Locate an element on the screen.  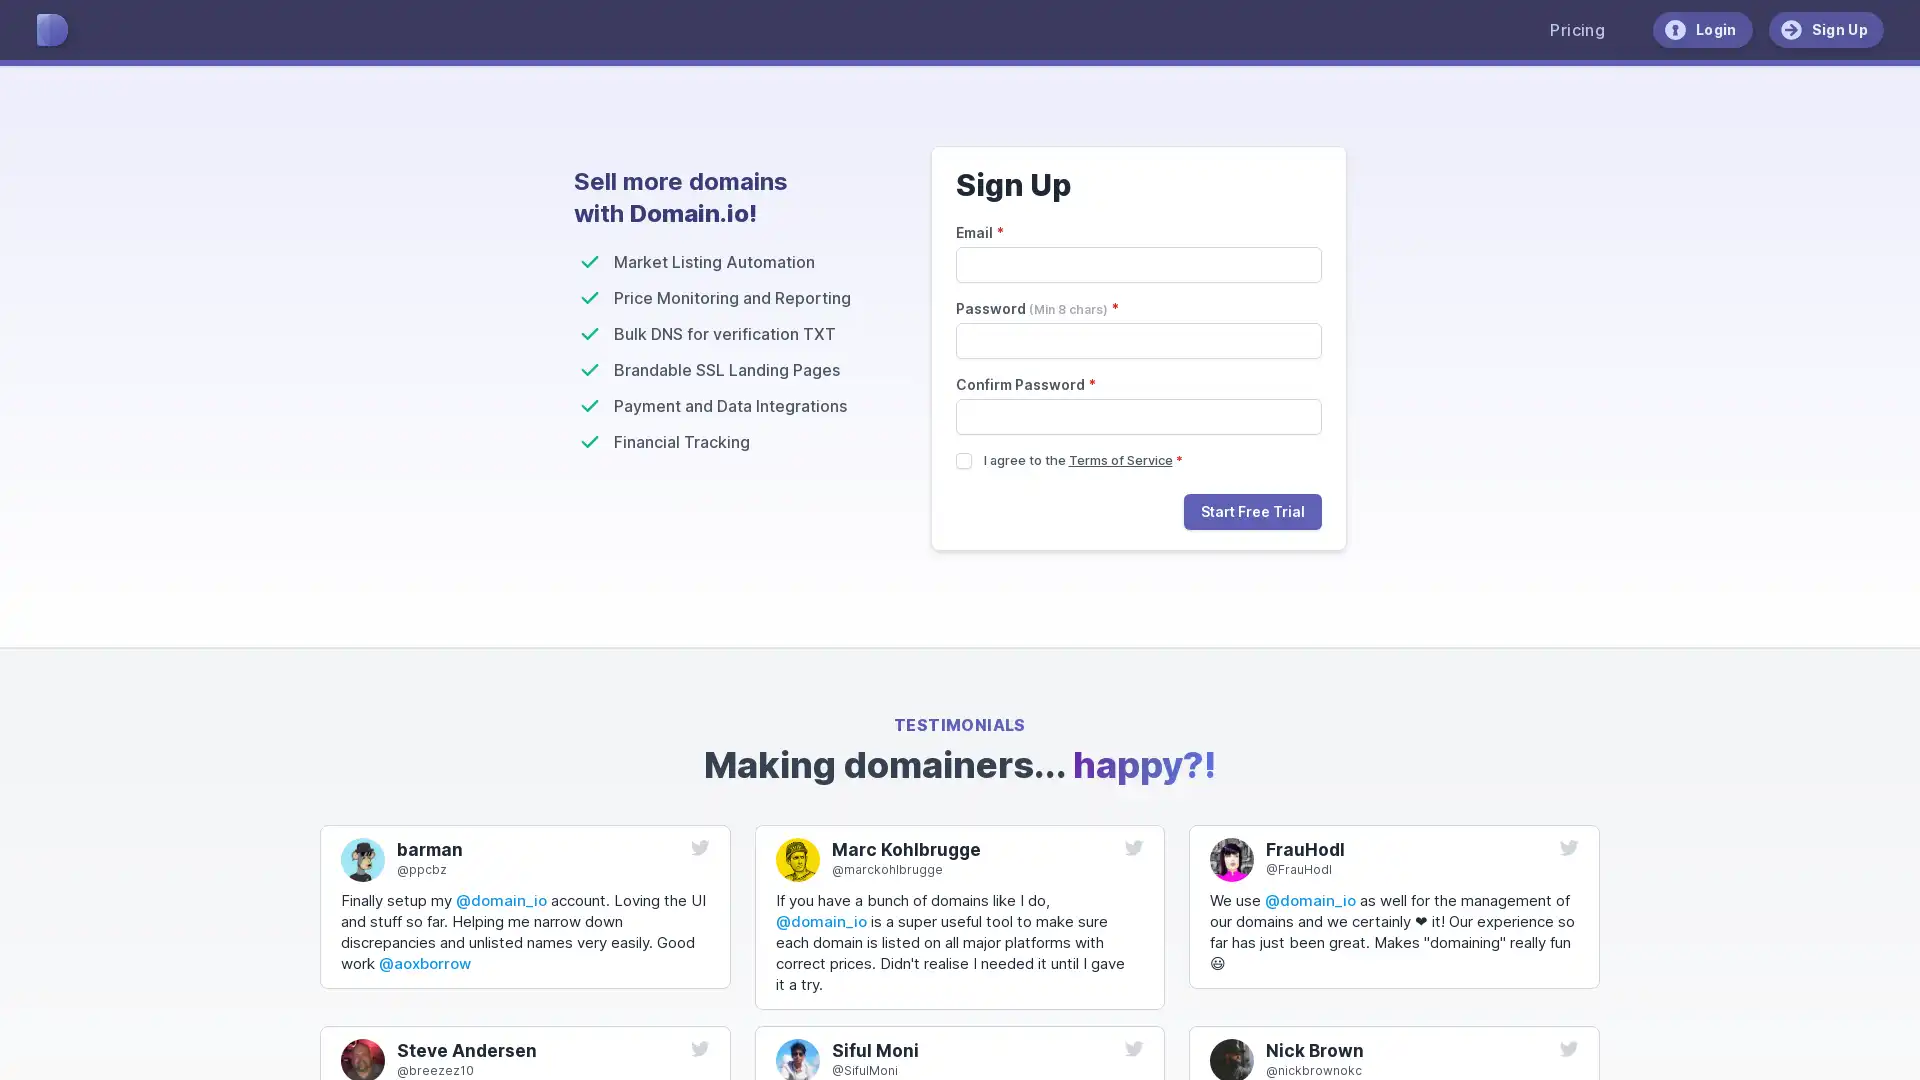
Start Free Trial is located at coordinates (1251, 511).